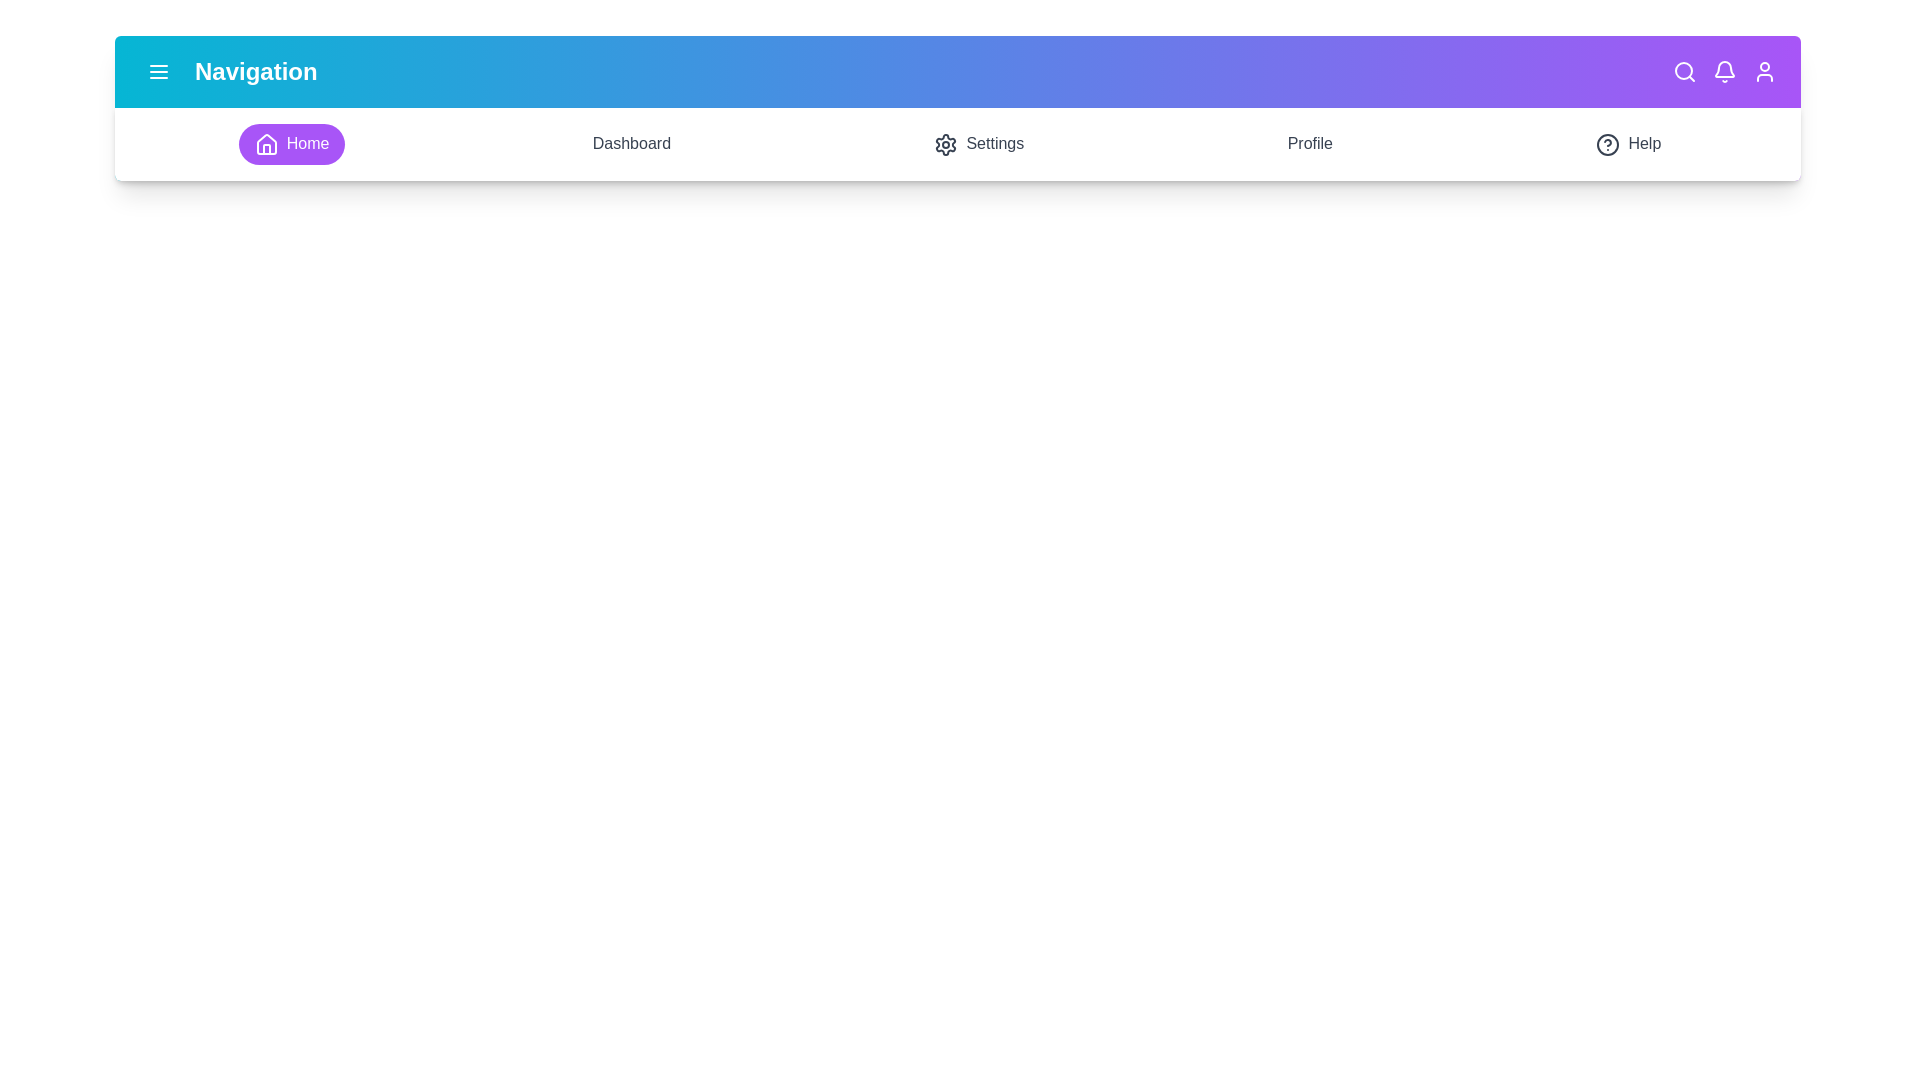  I want to click on the Profile section in the navigation bar, so click(1310, 142).